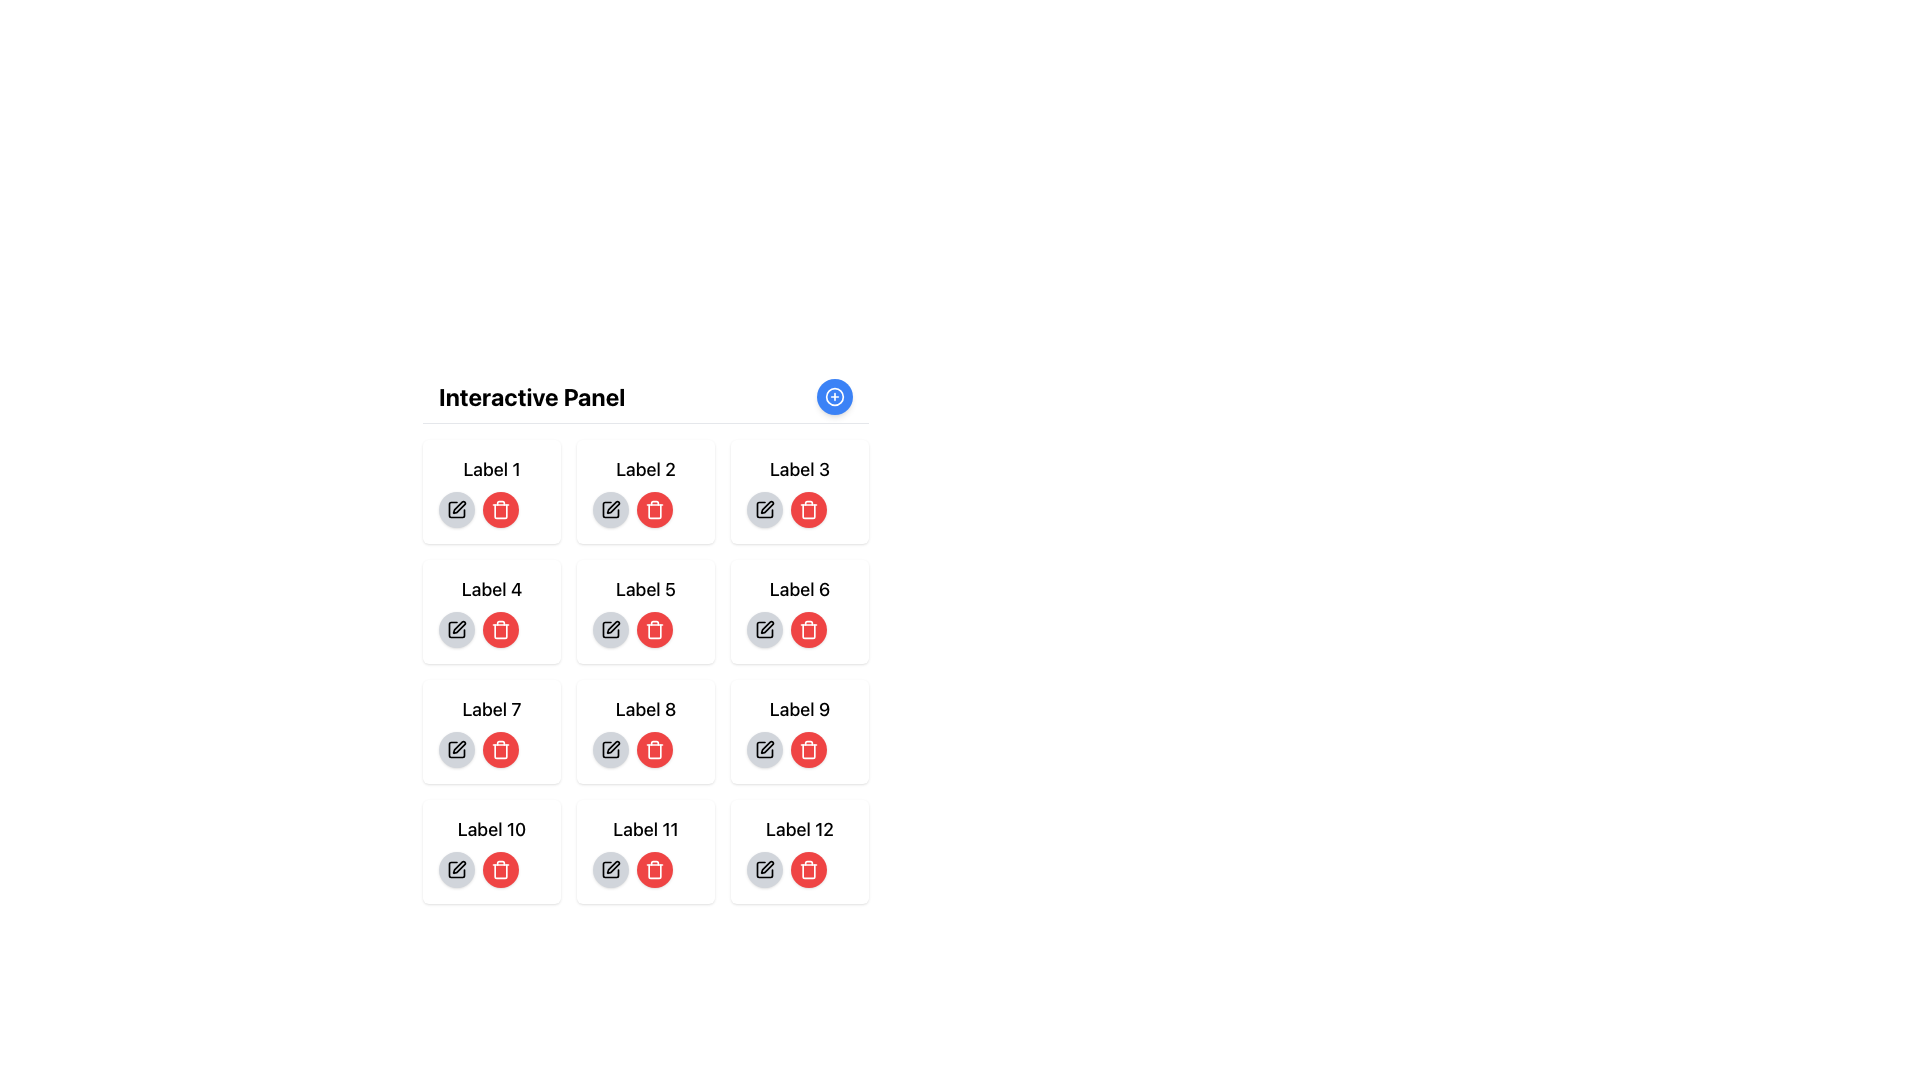 The image size is (1920, 1080). What do you see at coordinates (455, 628) in the screenshot?
I see `the circular gray button with a pen symbol at the center, located in the fourth row and first column of the grid layout, to initiate editing` at bounding box center [455, 628].